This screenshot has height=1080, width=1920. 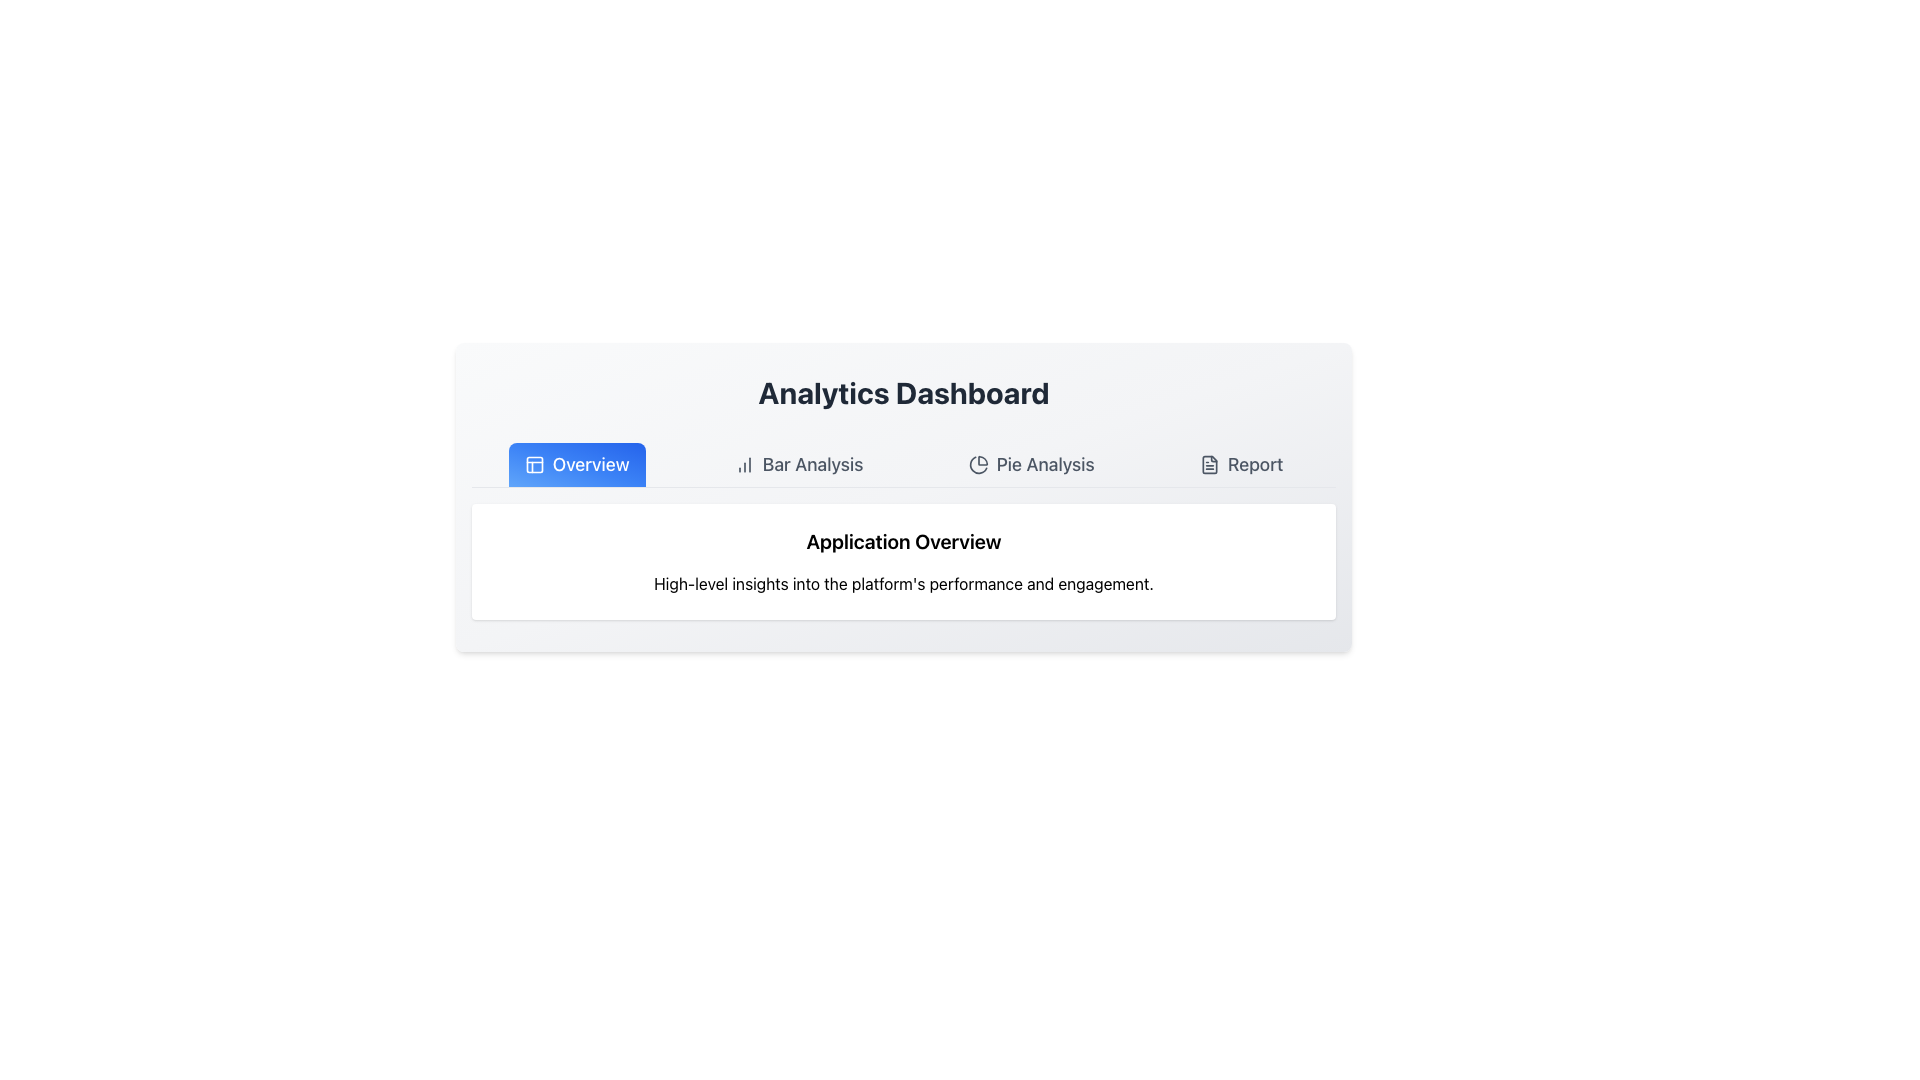 What do you see at coordinates (798, 465) in the screenshot?
I see `the 'Bar Analysis' button in the horizontal navigation bar located under the 'Analytics Dashboard' heading` at bounding box center [798, 465].